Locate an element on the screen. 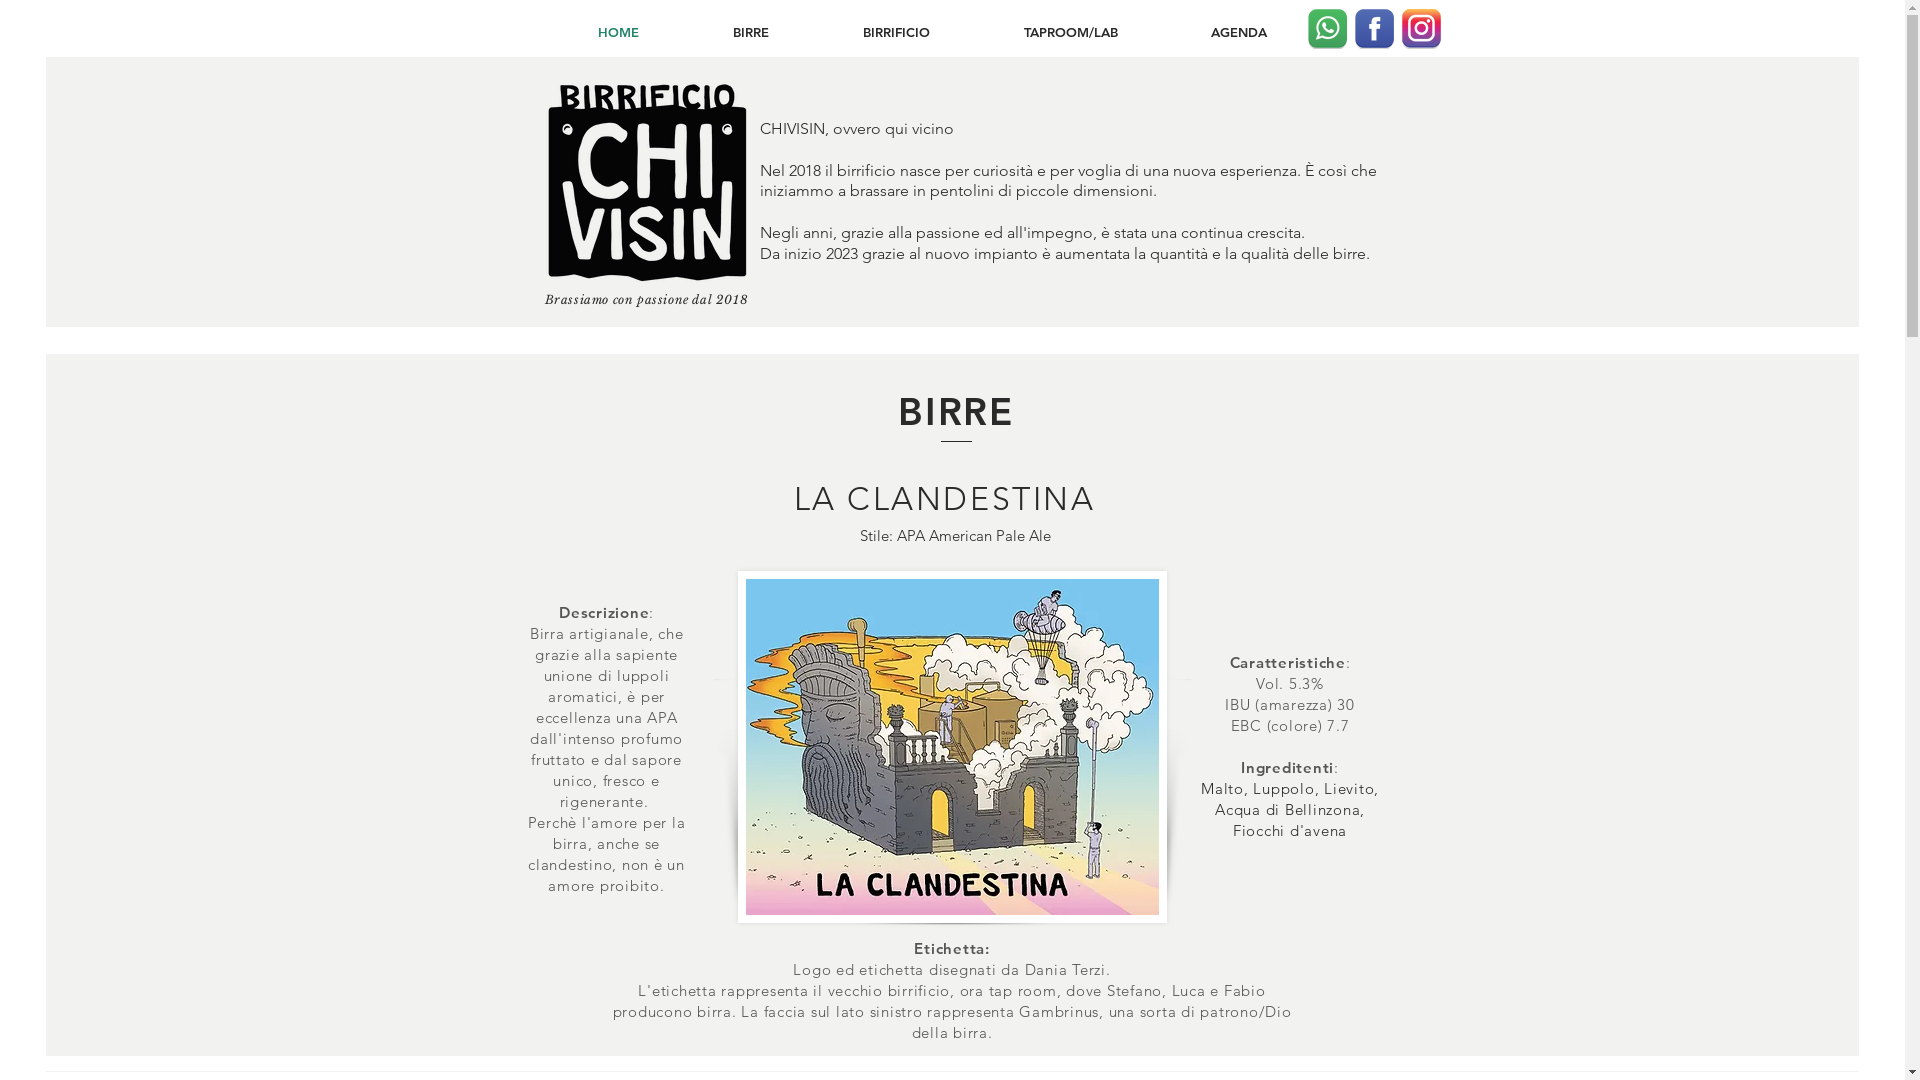 The height and width of the screenshot is (1080, 1920). 'vai alla nostra pagina' is located at coordinates (1400, 29).